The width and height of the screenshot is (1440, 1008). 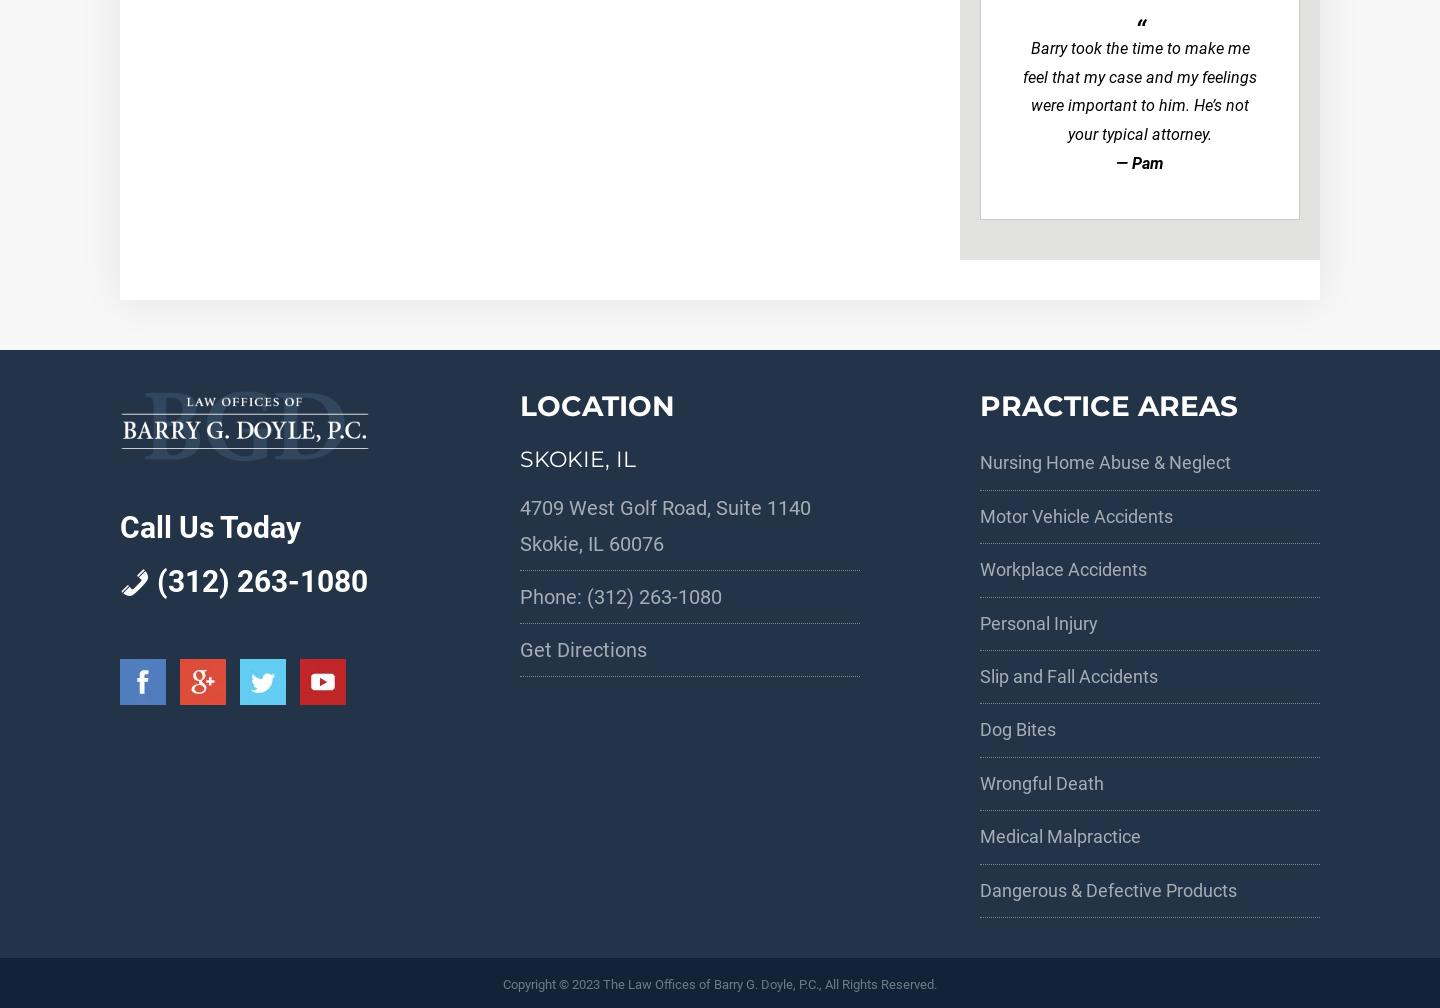 What do you see at coordinates (1041, 782) in the screenshot?
I see `'Wrongful Death'` at bounding box center [1041, 782].